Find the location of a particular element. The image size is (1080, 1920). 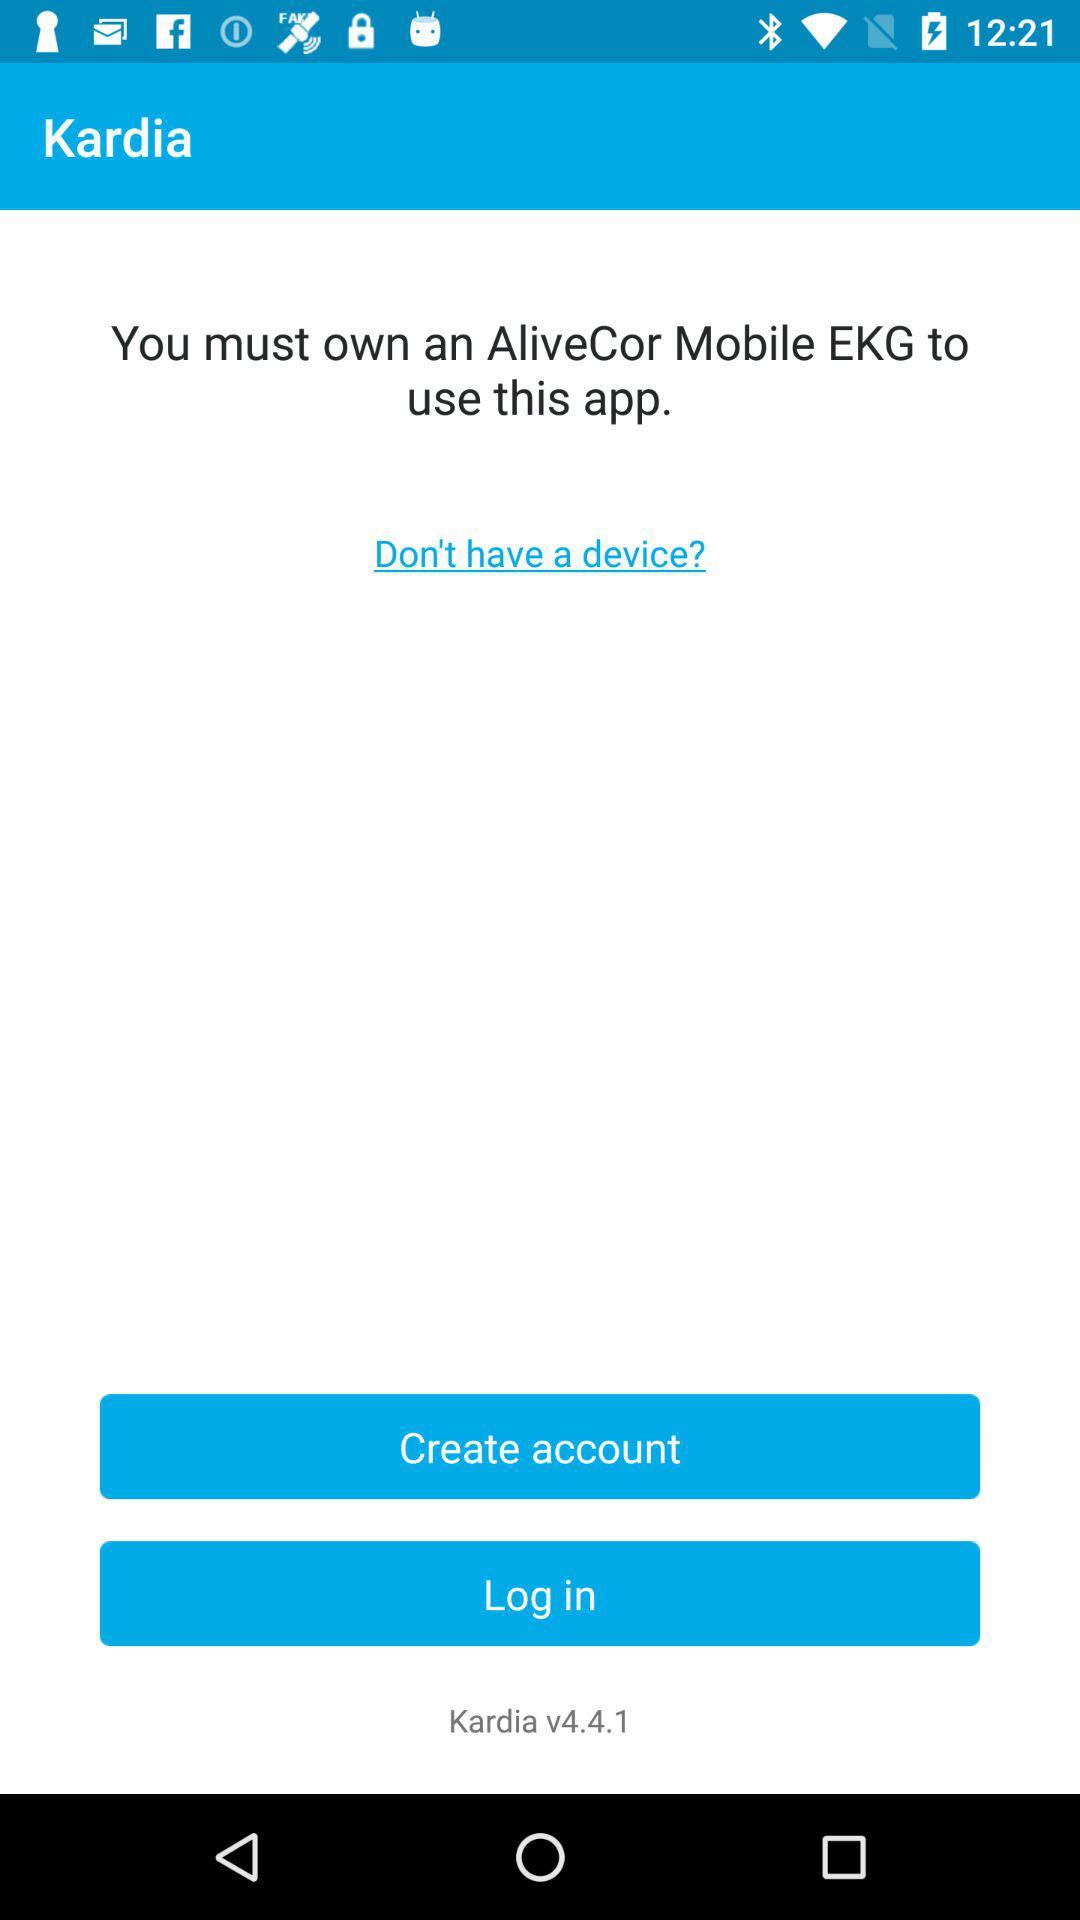

the item below the create account is located at coordinates (540, 1592).